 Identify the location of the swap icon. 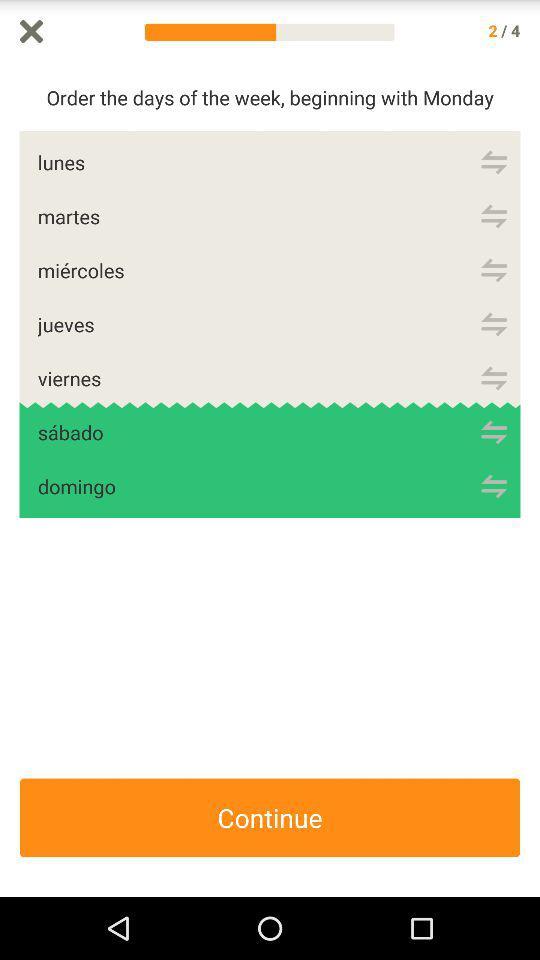
(493, 172).